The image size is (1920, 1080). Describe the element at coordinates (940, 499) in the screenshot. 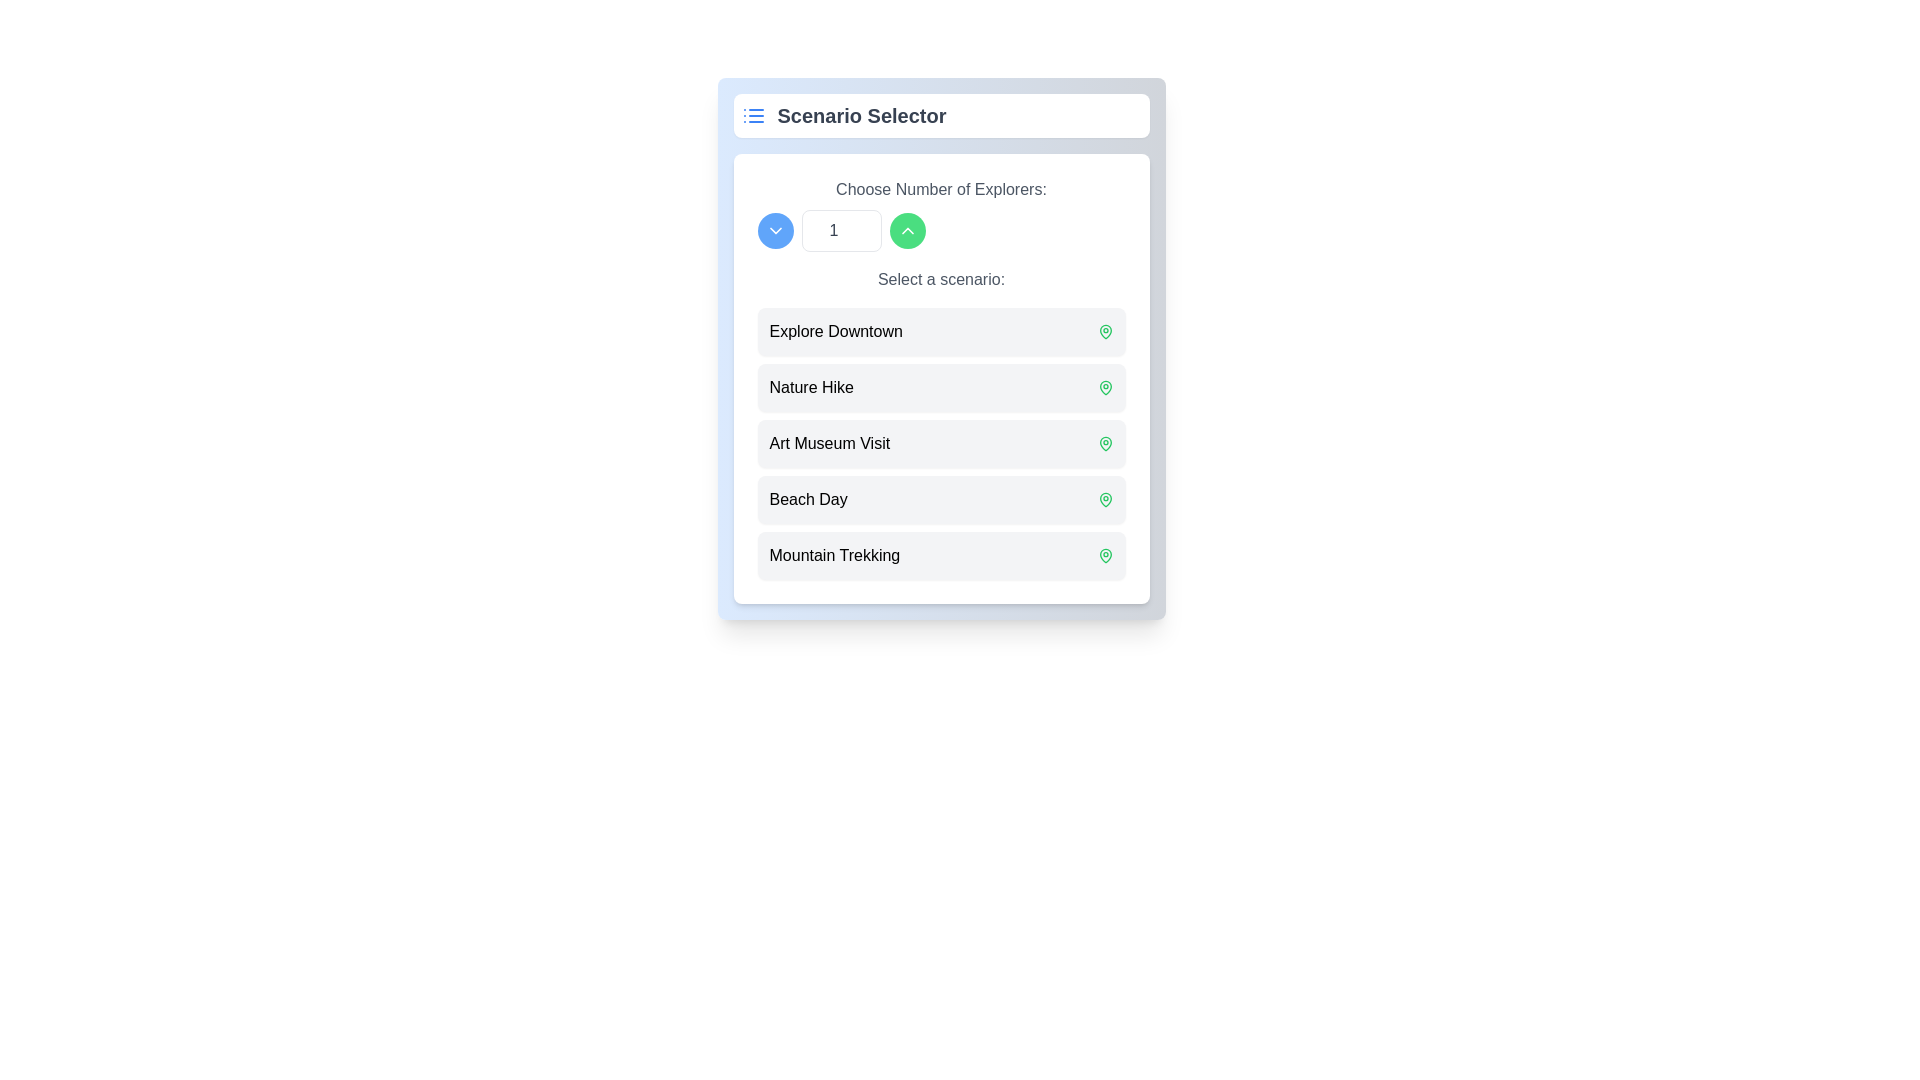

I see `the 'Beach Day' selectable card, which is the fourth item in the vertically stacked list, located between 'Art Museum Visit' and 'Mountain Trekking'` at that location.